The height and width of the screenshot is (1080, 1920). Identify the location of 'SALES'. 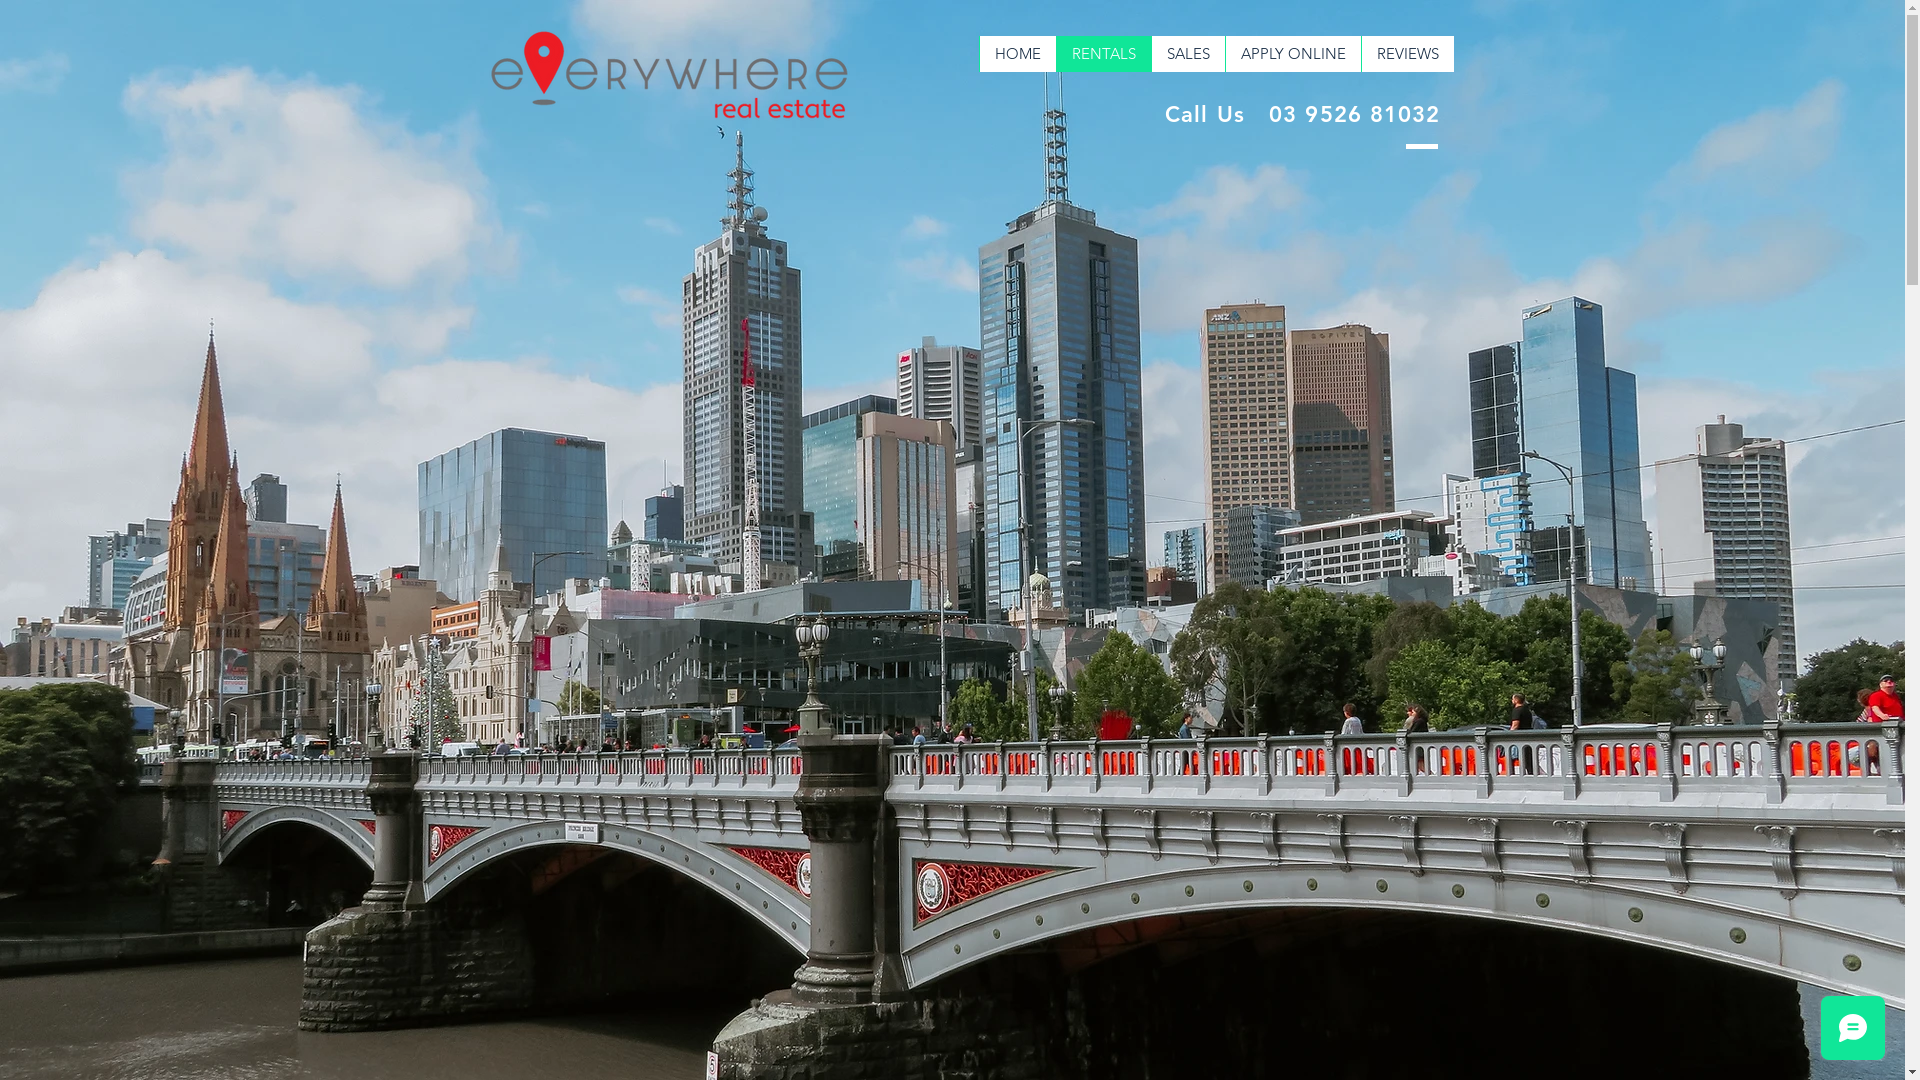
(1186, 53).